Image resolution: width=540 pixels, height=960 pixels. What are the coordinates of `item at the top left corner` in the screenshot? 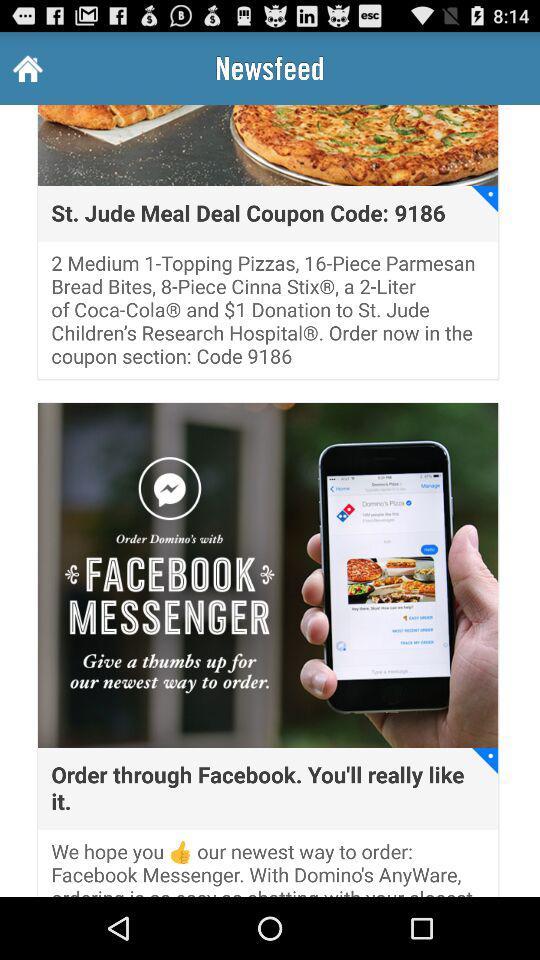 It's located at (25, 68).